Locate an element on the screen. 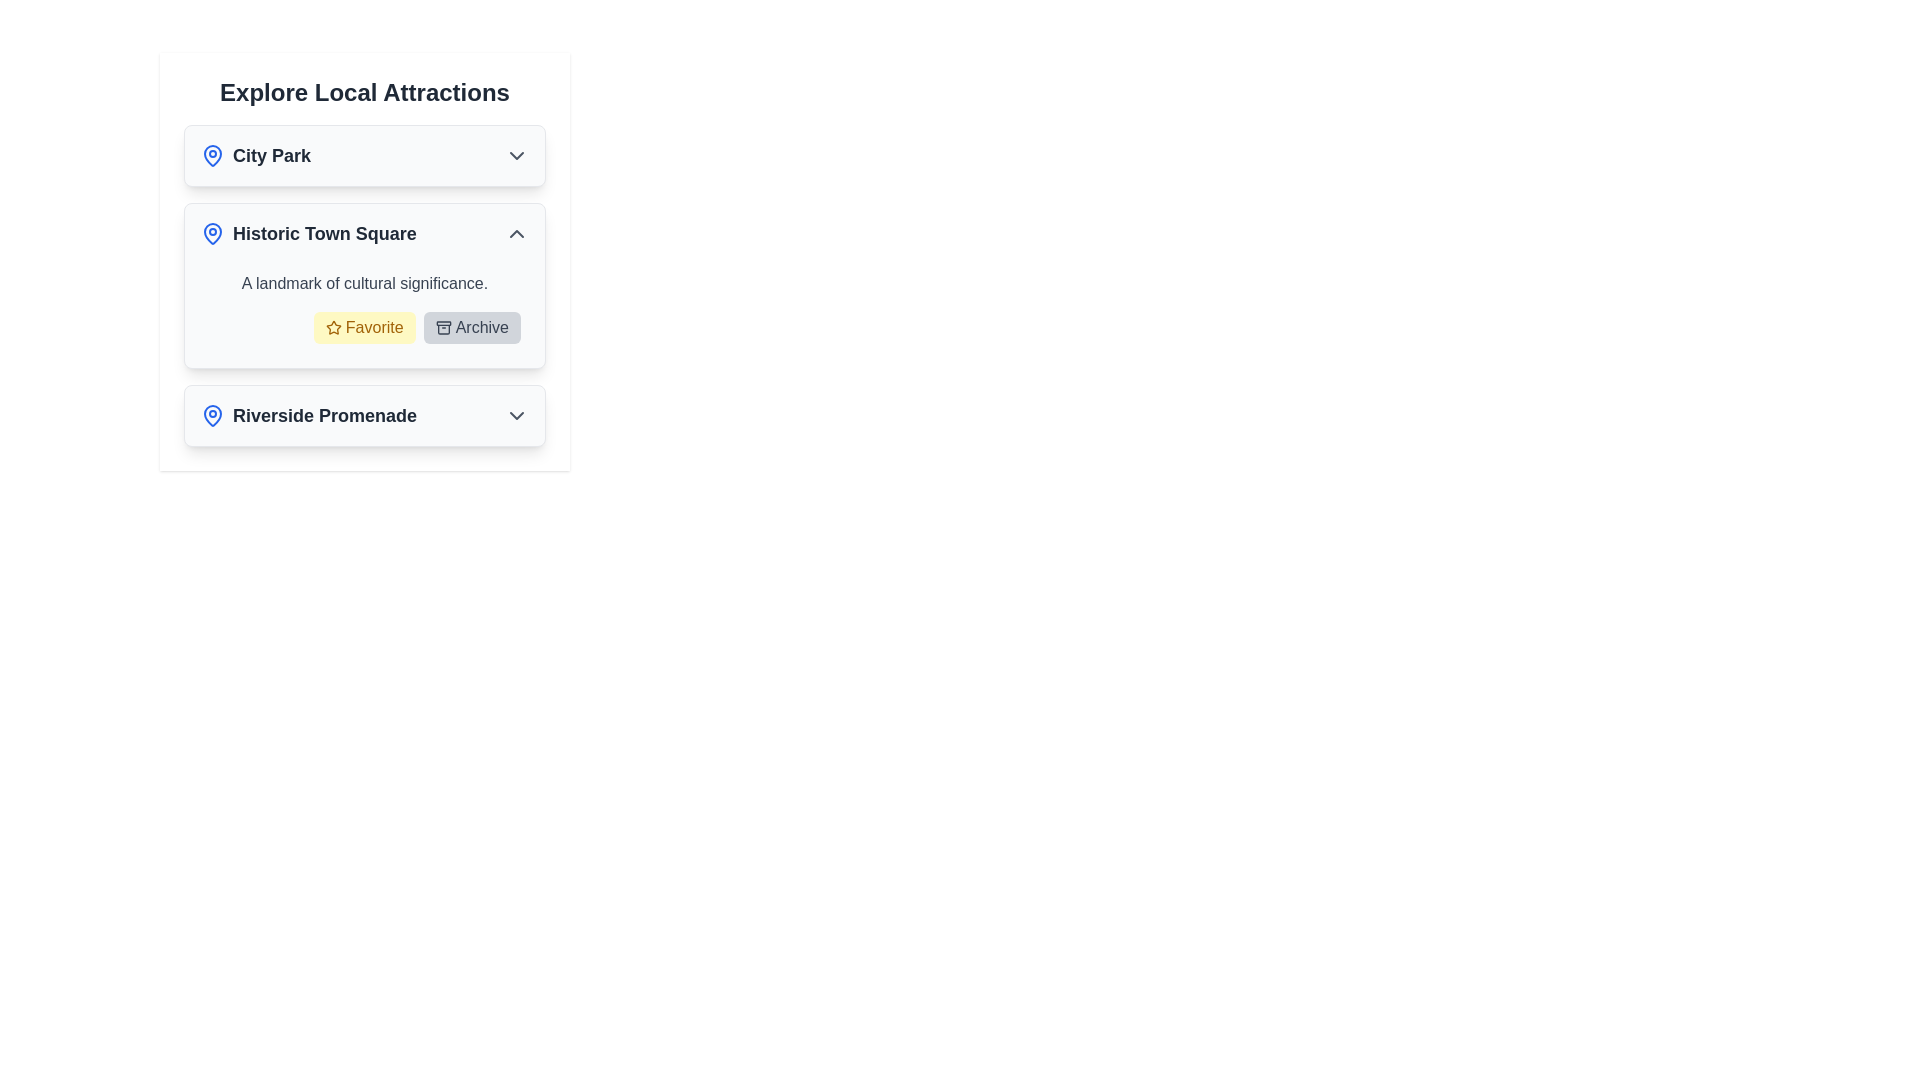 The height and width of the screenshot is (1080, 1920). the blue map pin icon associated with 'Riverside Promenade' located in the 'Explore Local Attractions' section at the lower area of the interface is located at coordinates (212, 415).